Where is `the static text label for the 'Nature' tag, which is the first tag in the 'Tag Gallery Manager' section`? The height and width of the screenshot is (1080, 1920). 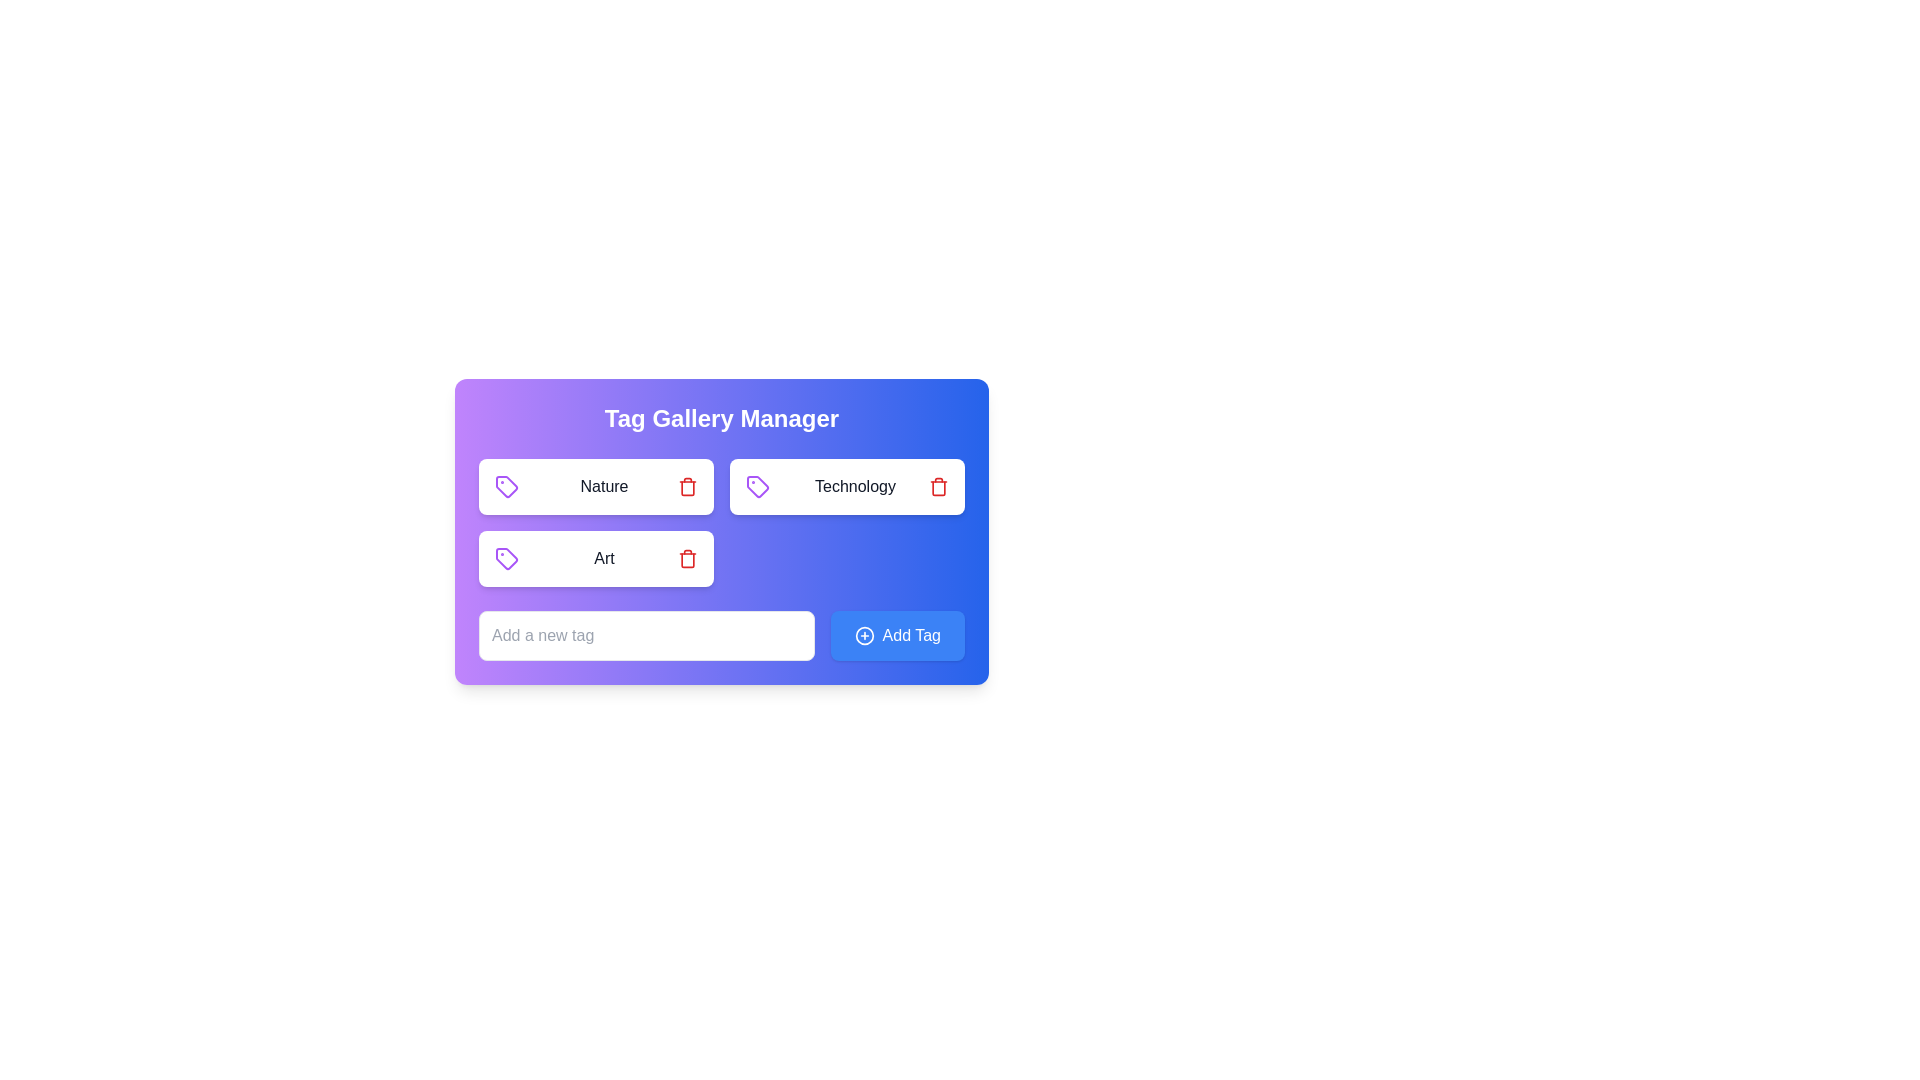 the static text label for the 'Nature' tag, which is the first tag in the 'Tag Gallery Manager' section is located at coordinates (603, 486).